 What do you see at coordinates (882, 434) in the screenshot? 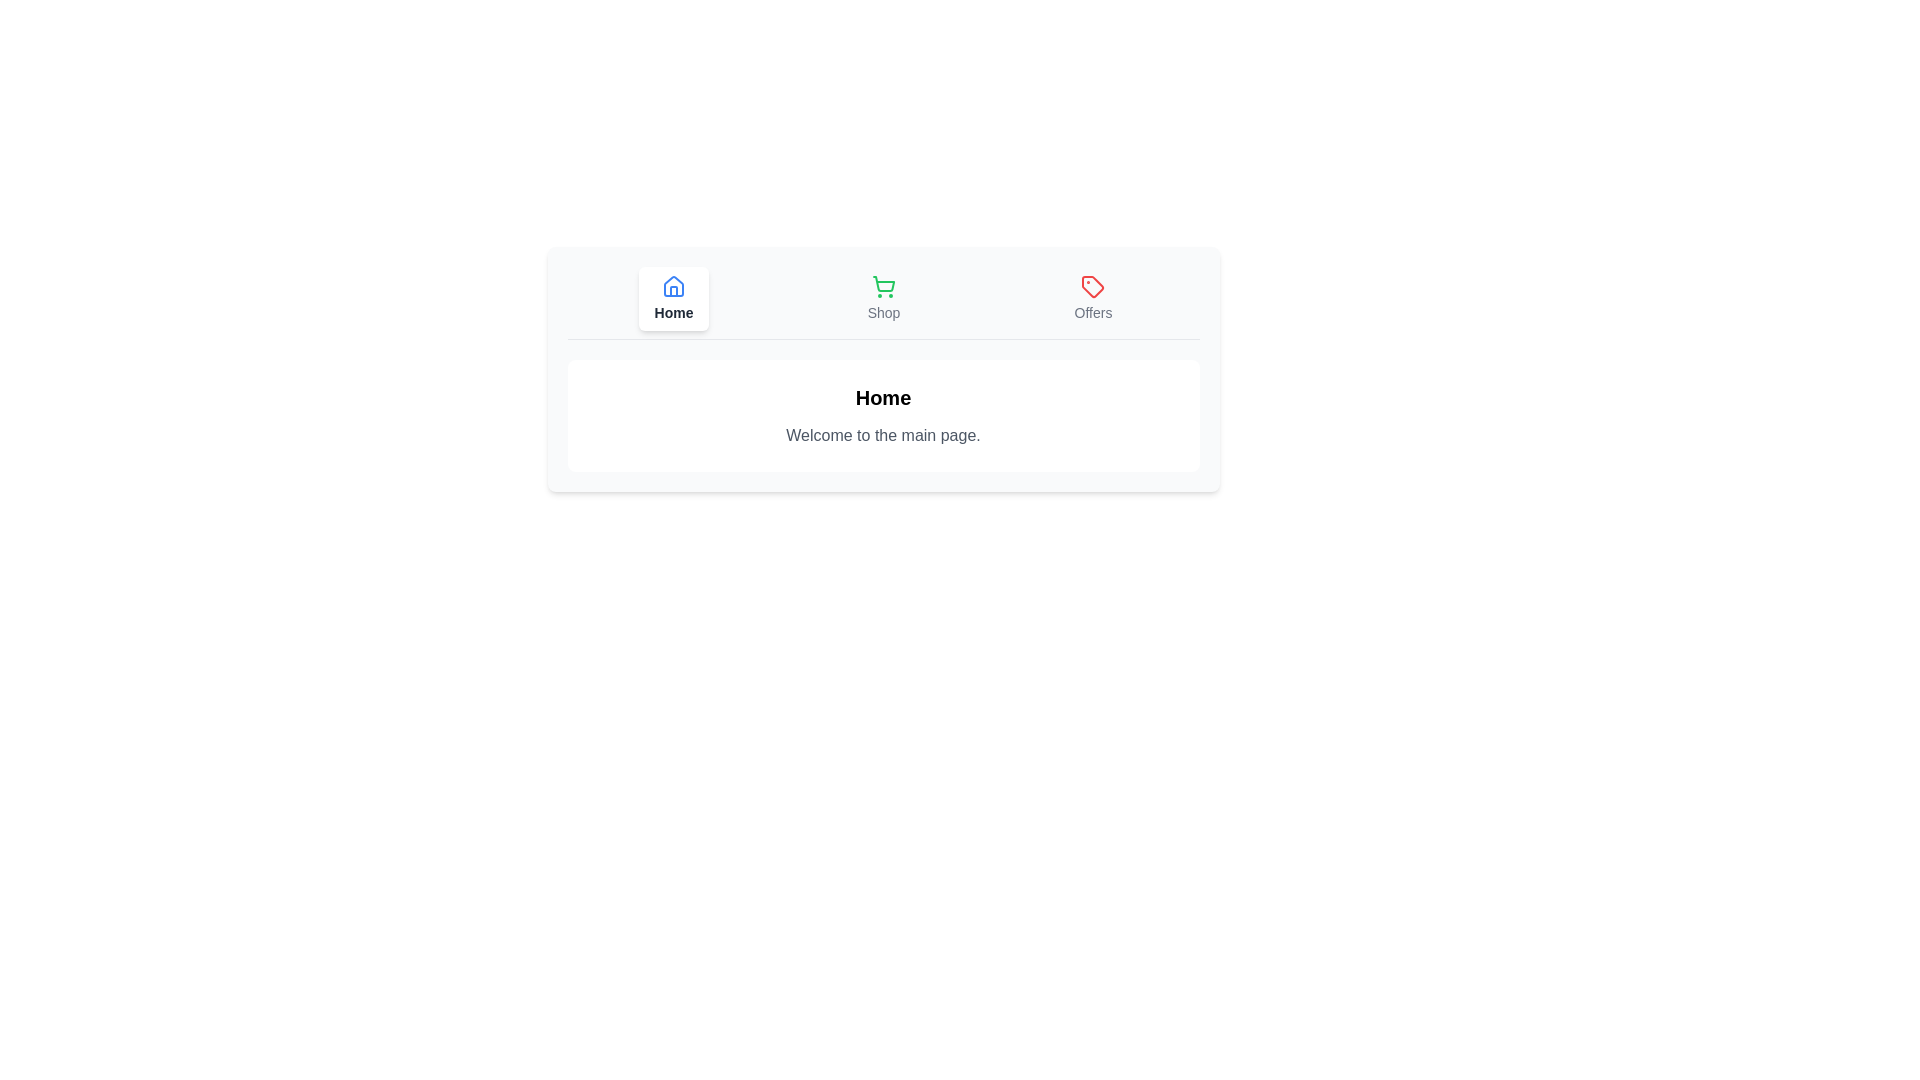
I see `the text 'Welcome to the main page.' to select it` at bounding box center [882, 434].